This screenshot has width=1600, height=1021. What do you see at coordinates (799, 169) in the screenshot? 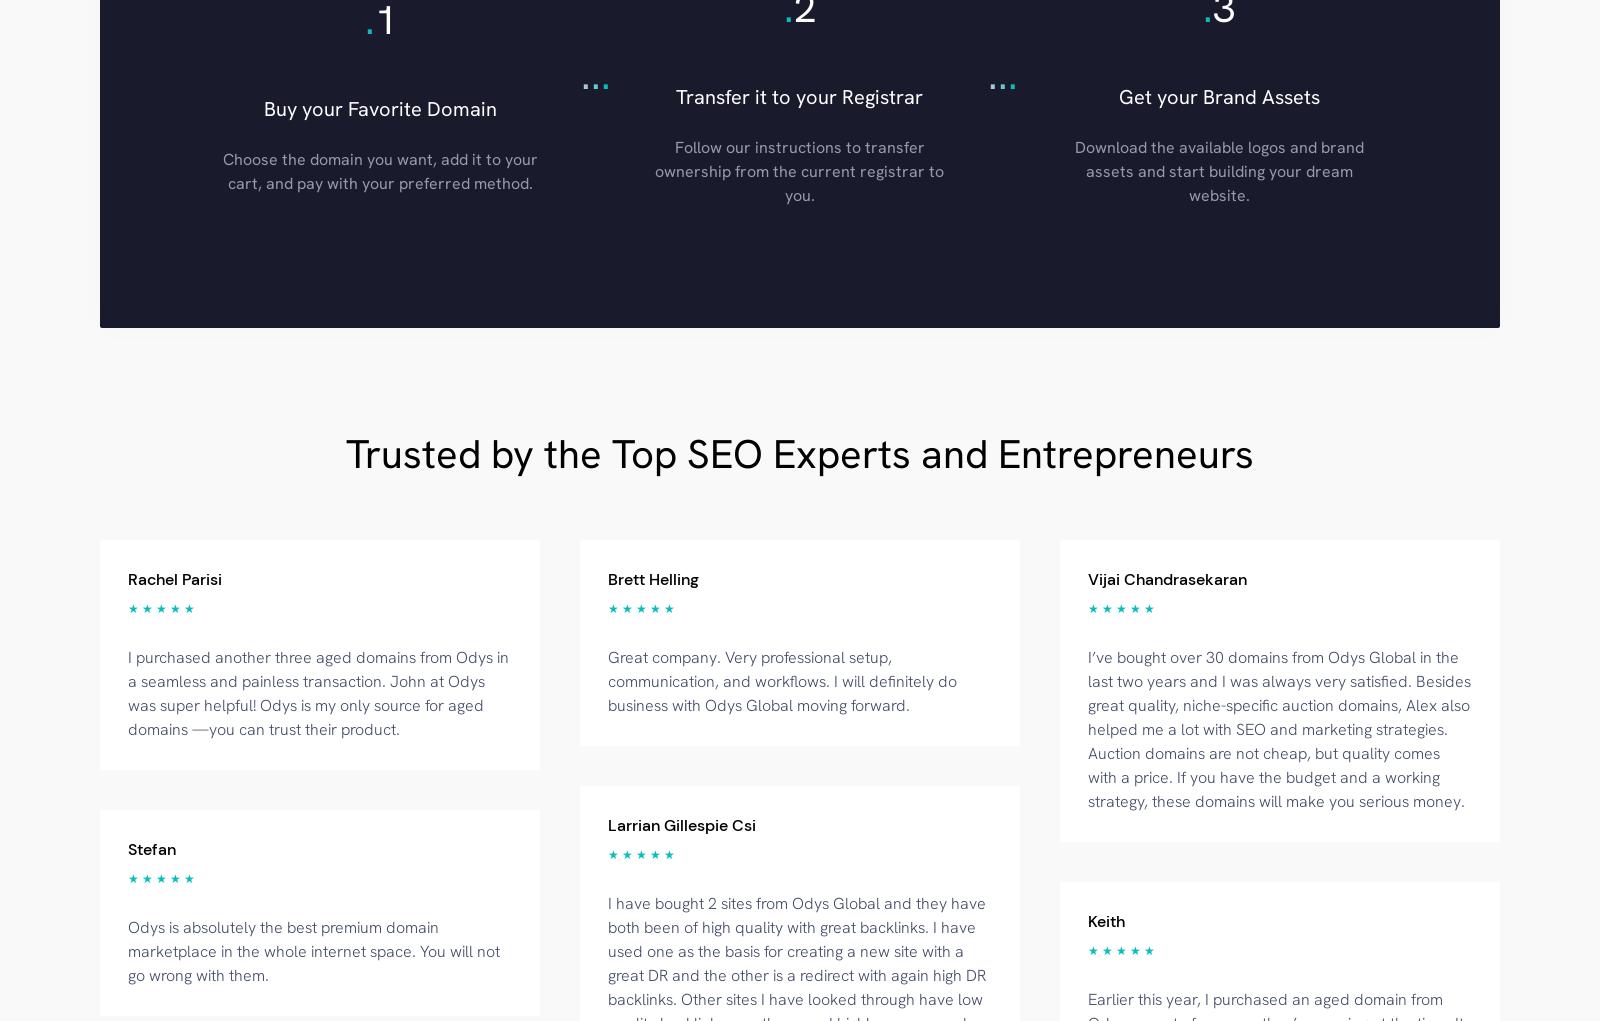
I see `'Follow our instructions to transfer ownership from the current registrar to you.'` at bounding box center [799, 169].